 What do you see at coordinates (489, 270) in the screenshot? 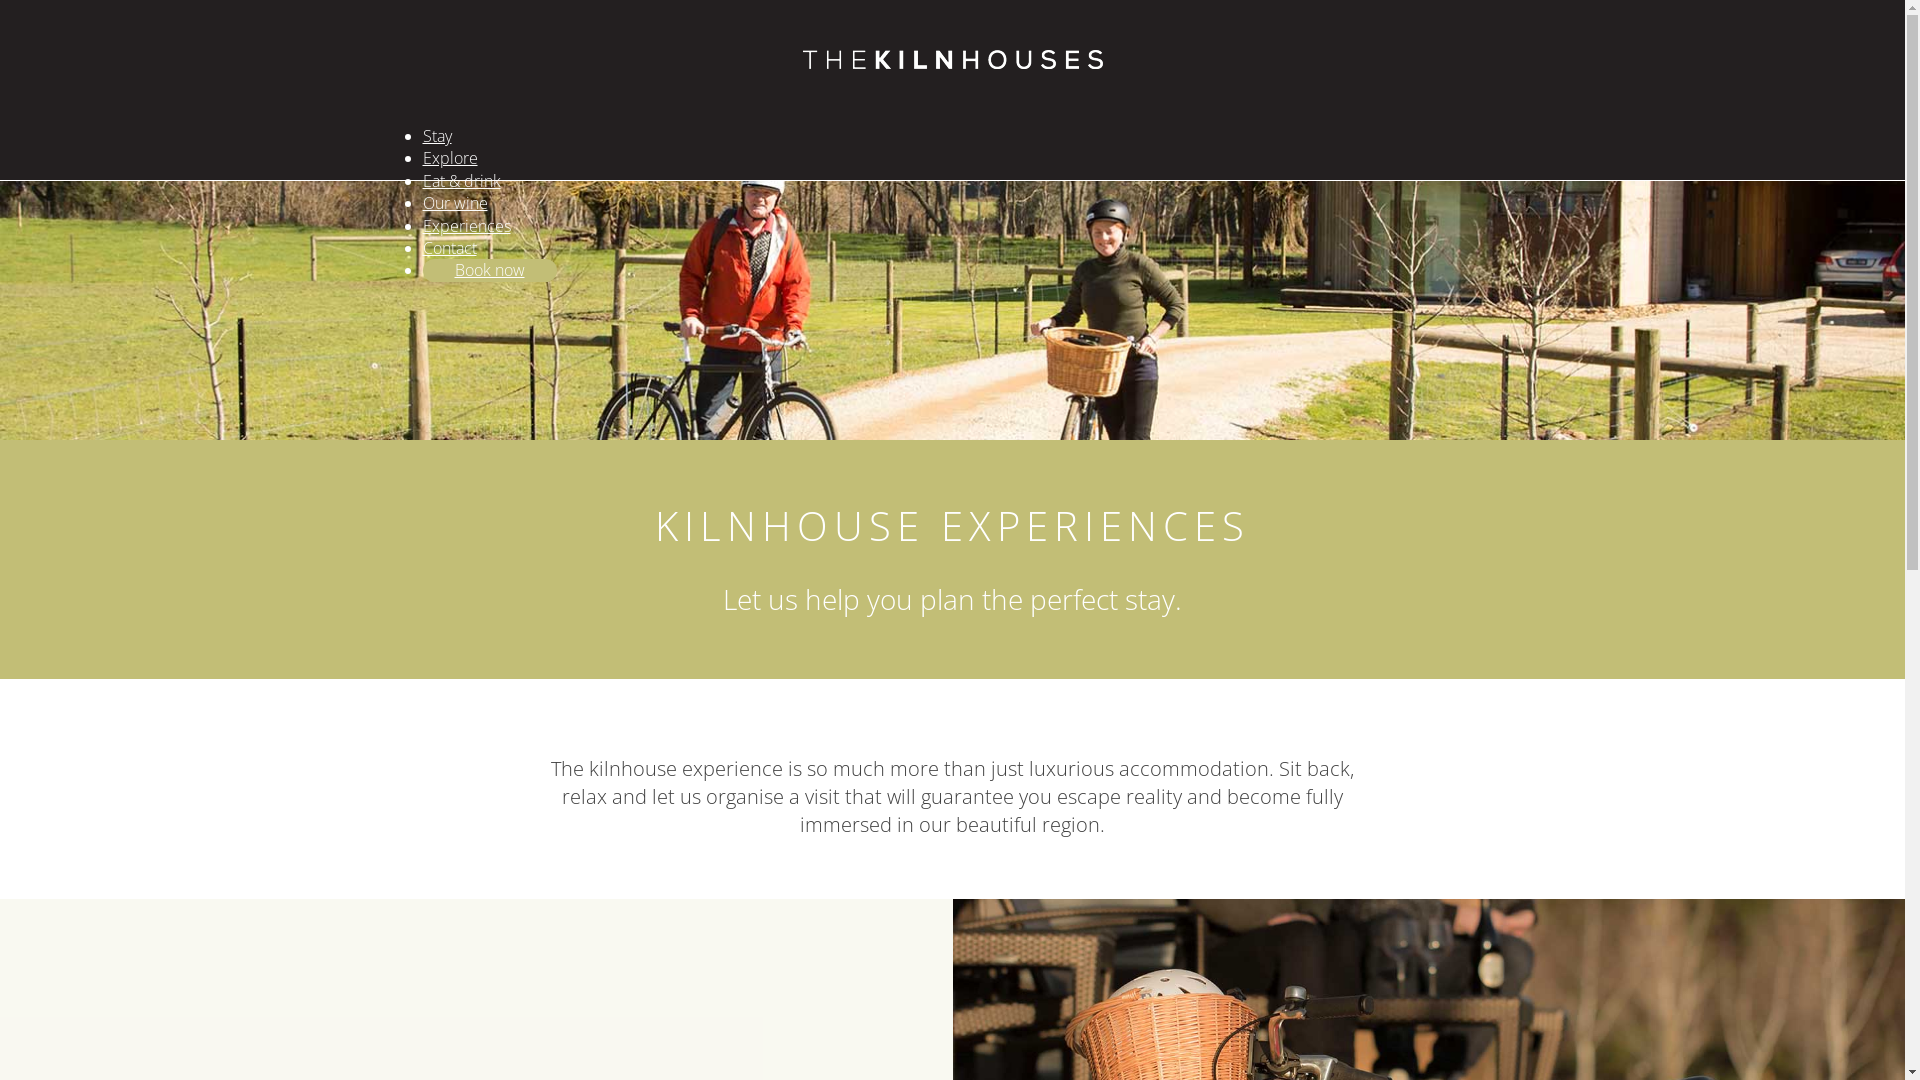
I see `'Book now'` at bounding box center [489, 270].